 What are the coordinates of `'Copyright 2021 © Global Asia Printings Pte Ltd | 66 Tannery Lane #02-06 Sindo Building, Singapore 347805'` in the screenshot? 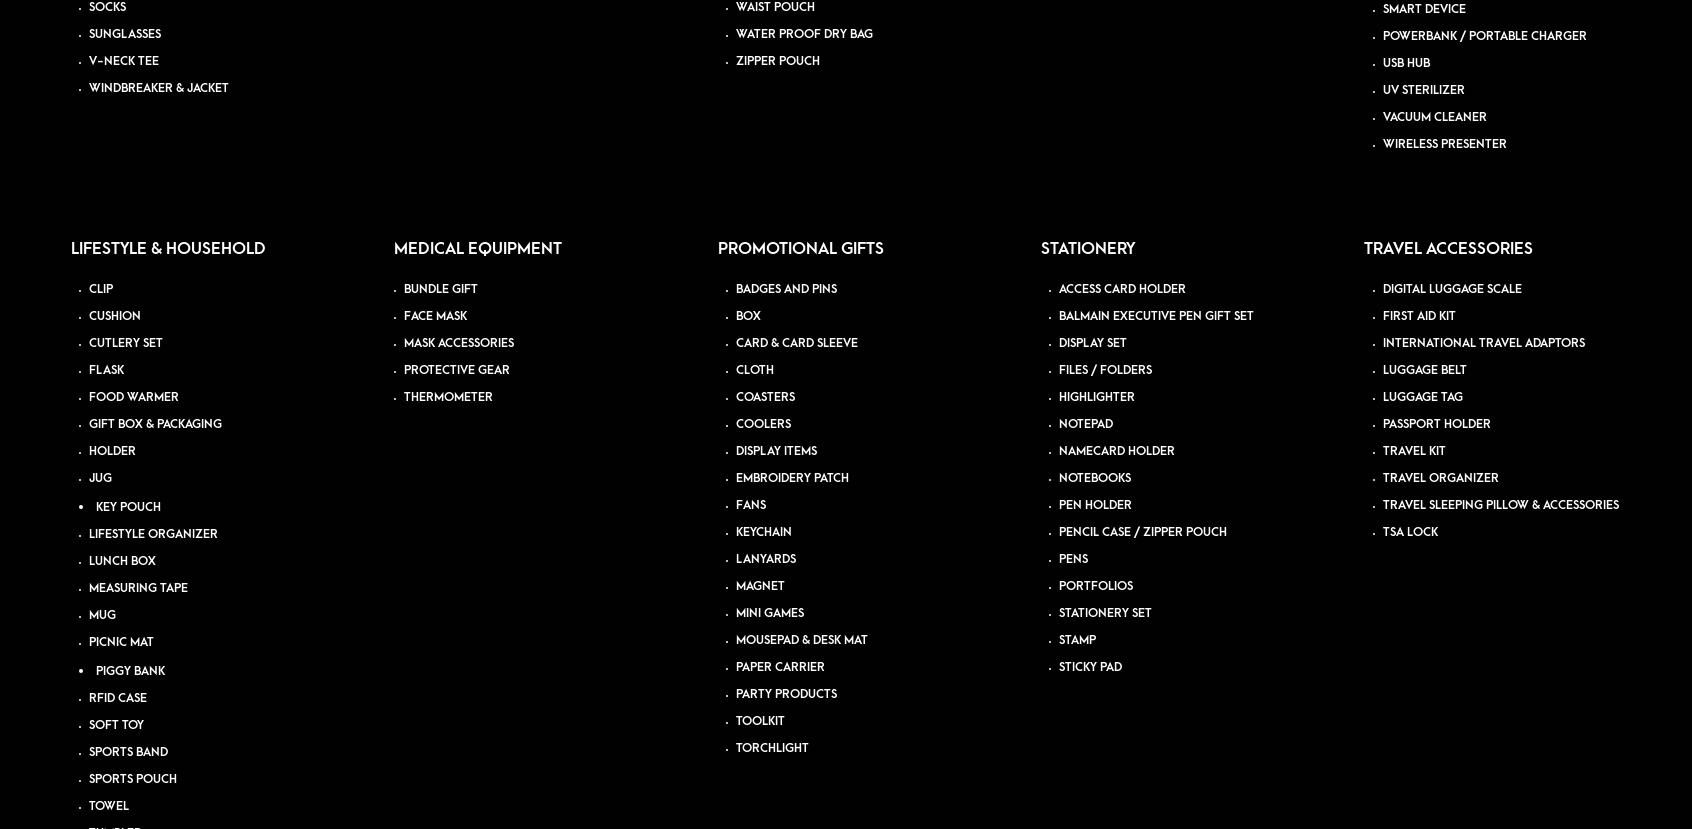 It's located at (394, 366).